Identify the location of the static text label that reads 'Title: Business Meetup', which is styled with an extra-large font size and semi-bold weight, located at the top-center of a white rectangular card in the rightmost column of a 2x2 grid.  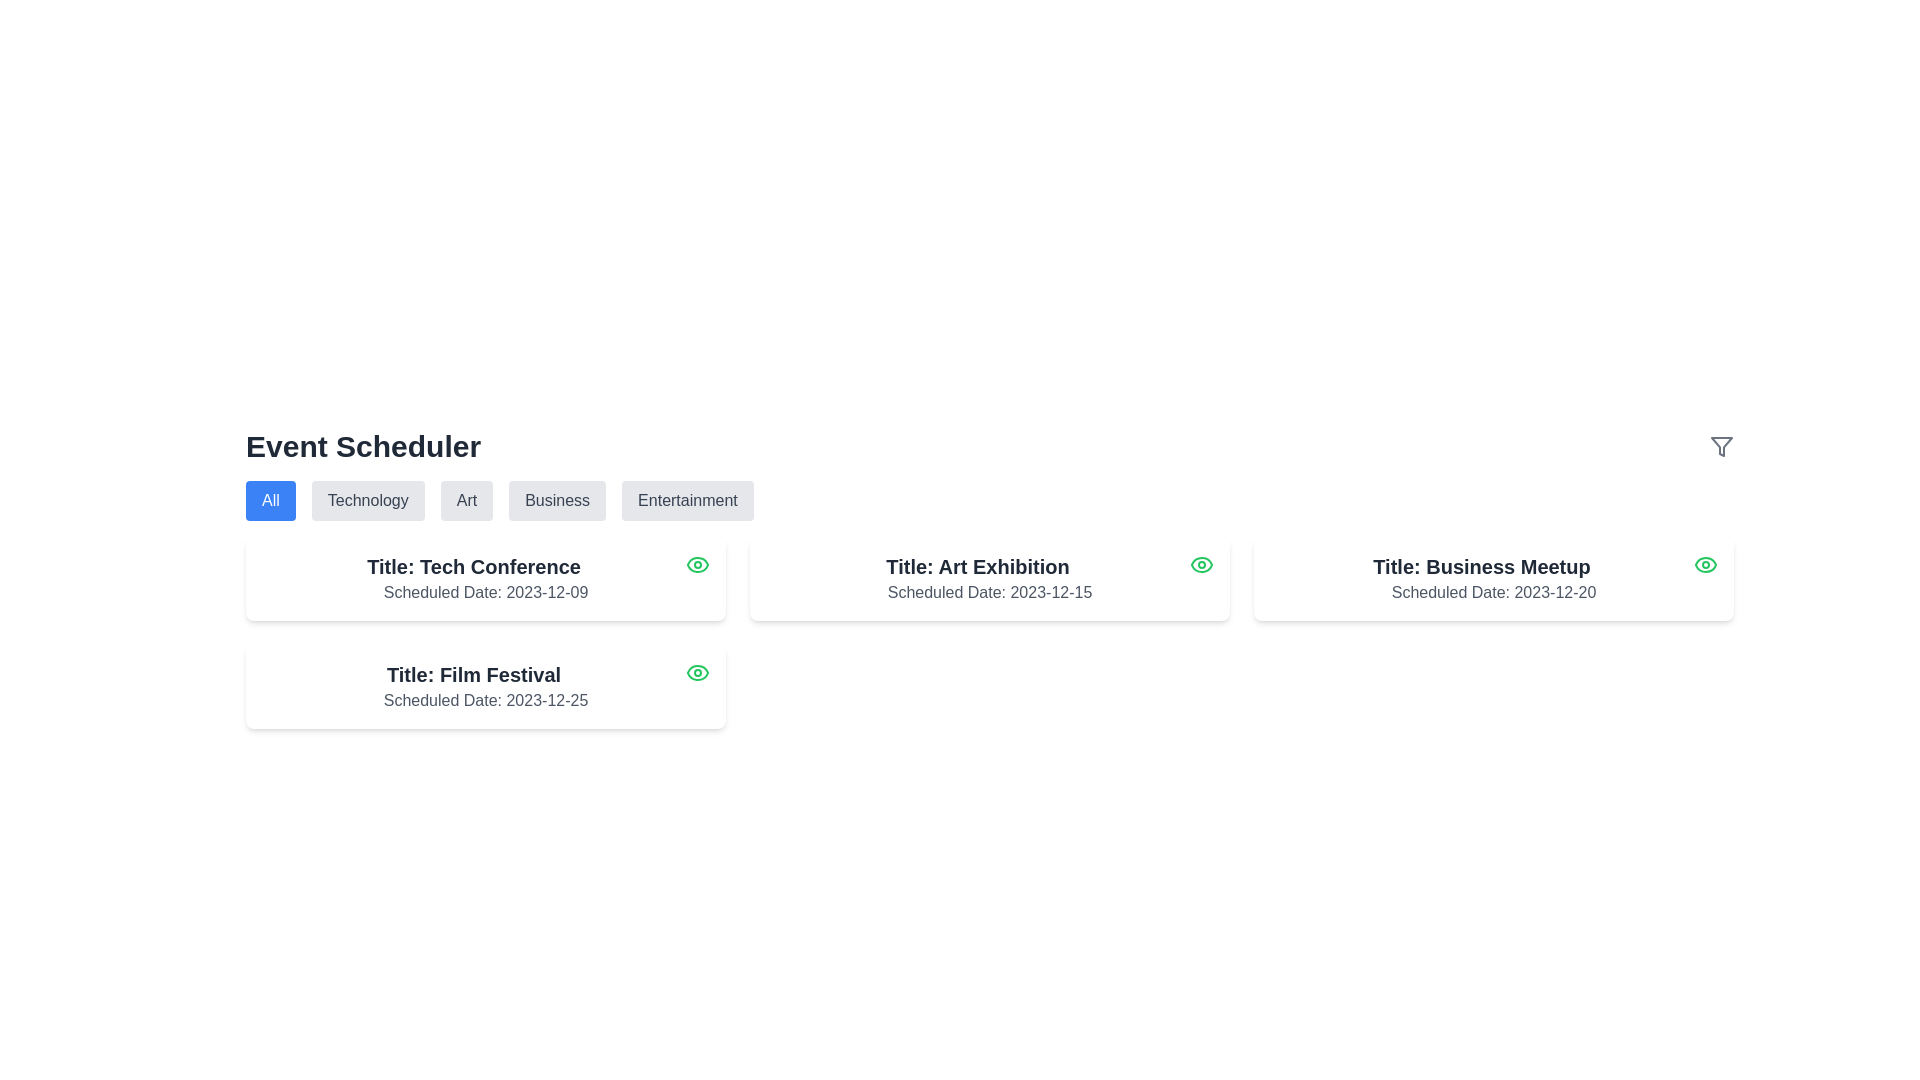
(1493, 567).